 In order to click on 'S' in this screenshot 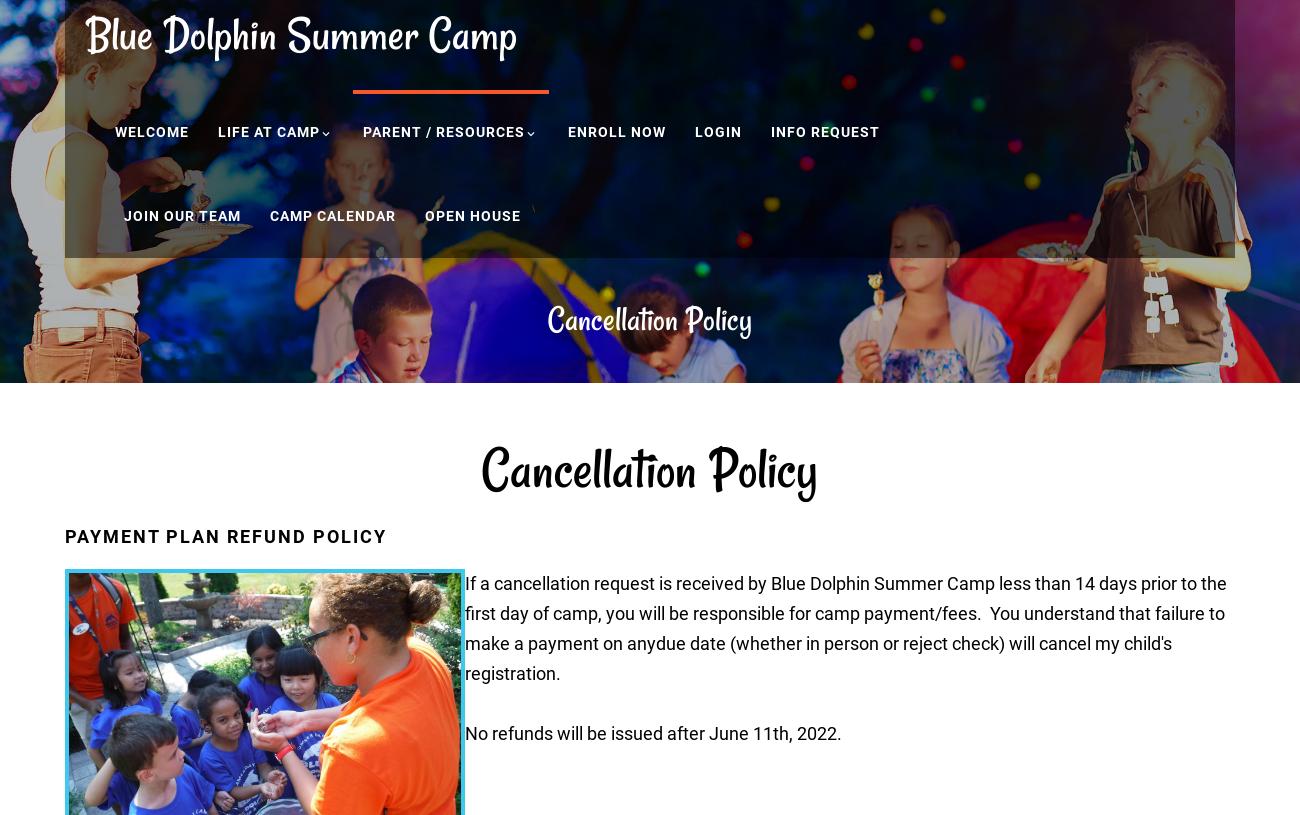, I will do `click(287, 33)`.